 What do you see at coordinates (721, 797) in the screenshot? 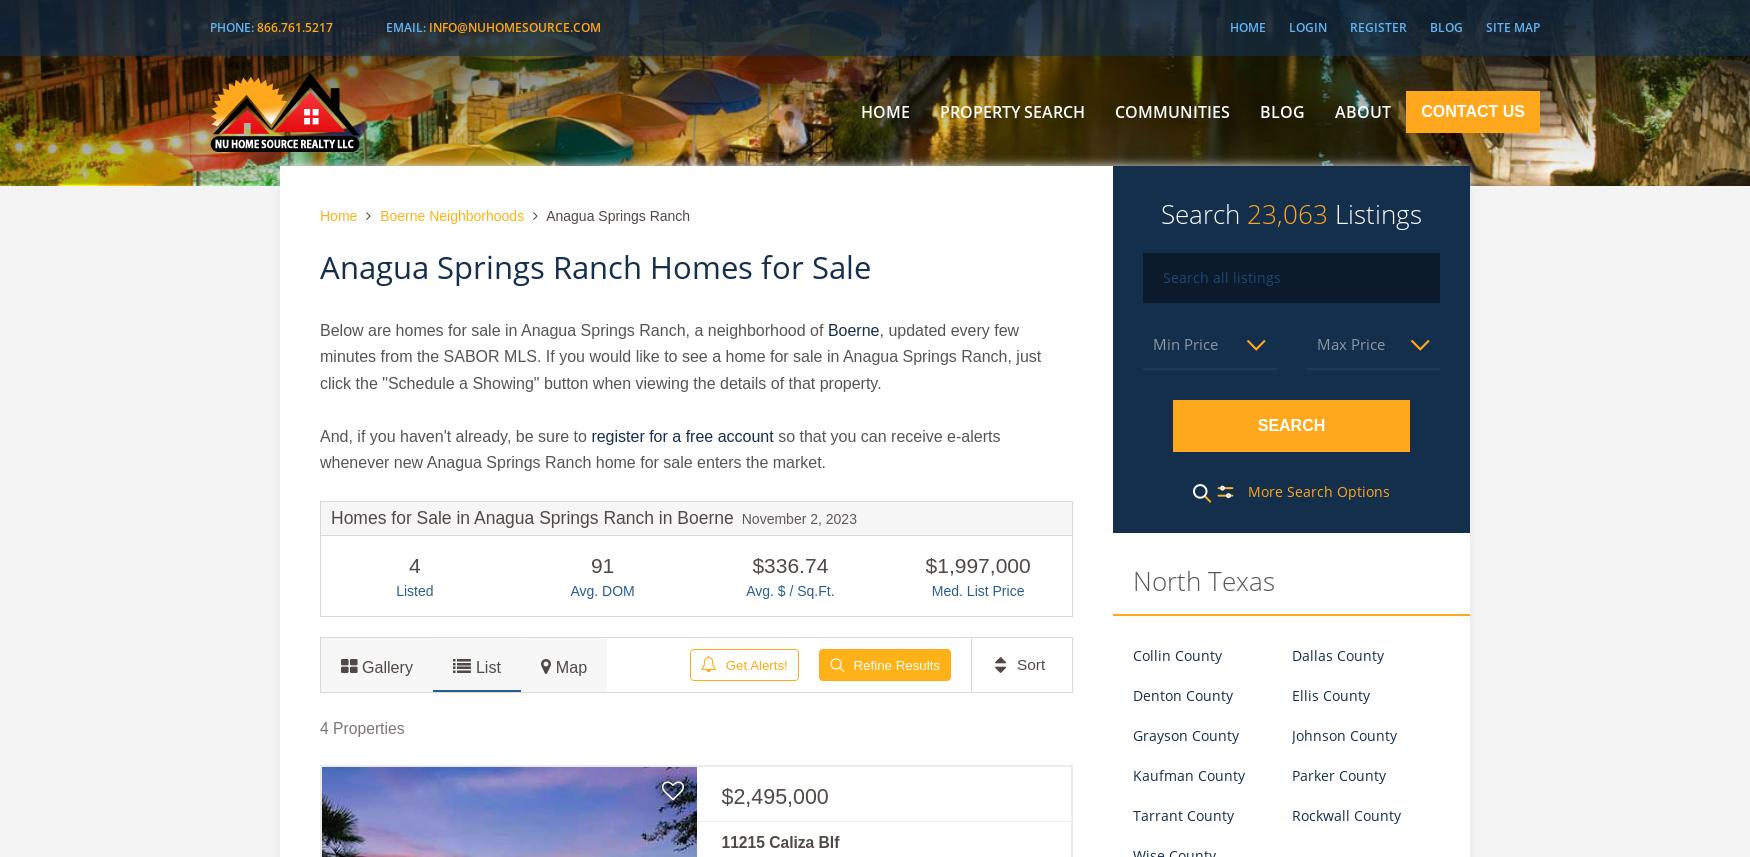
I see `'$2,495,000'` at bounding box center [721, 797].